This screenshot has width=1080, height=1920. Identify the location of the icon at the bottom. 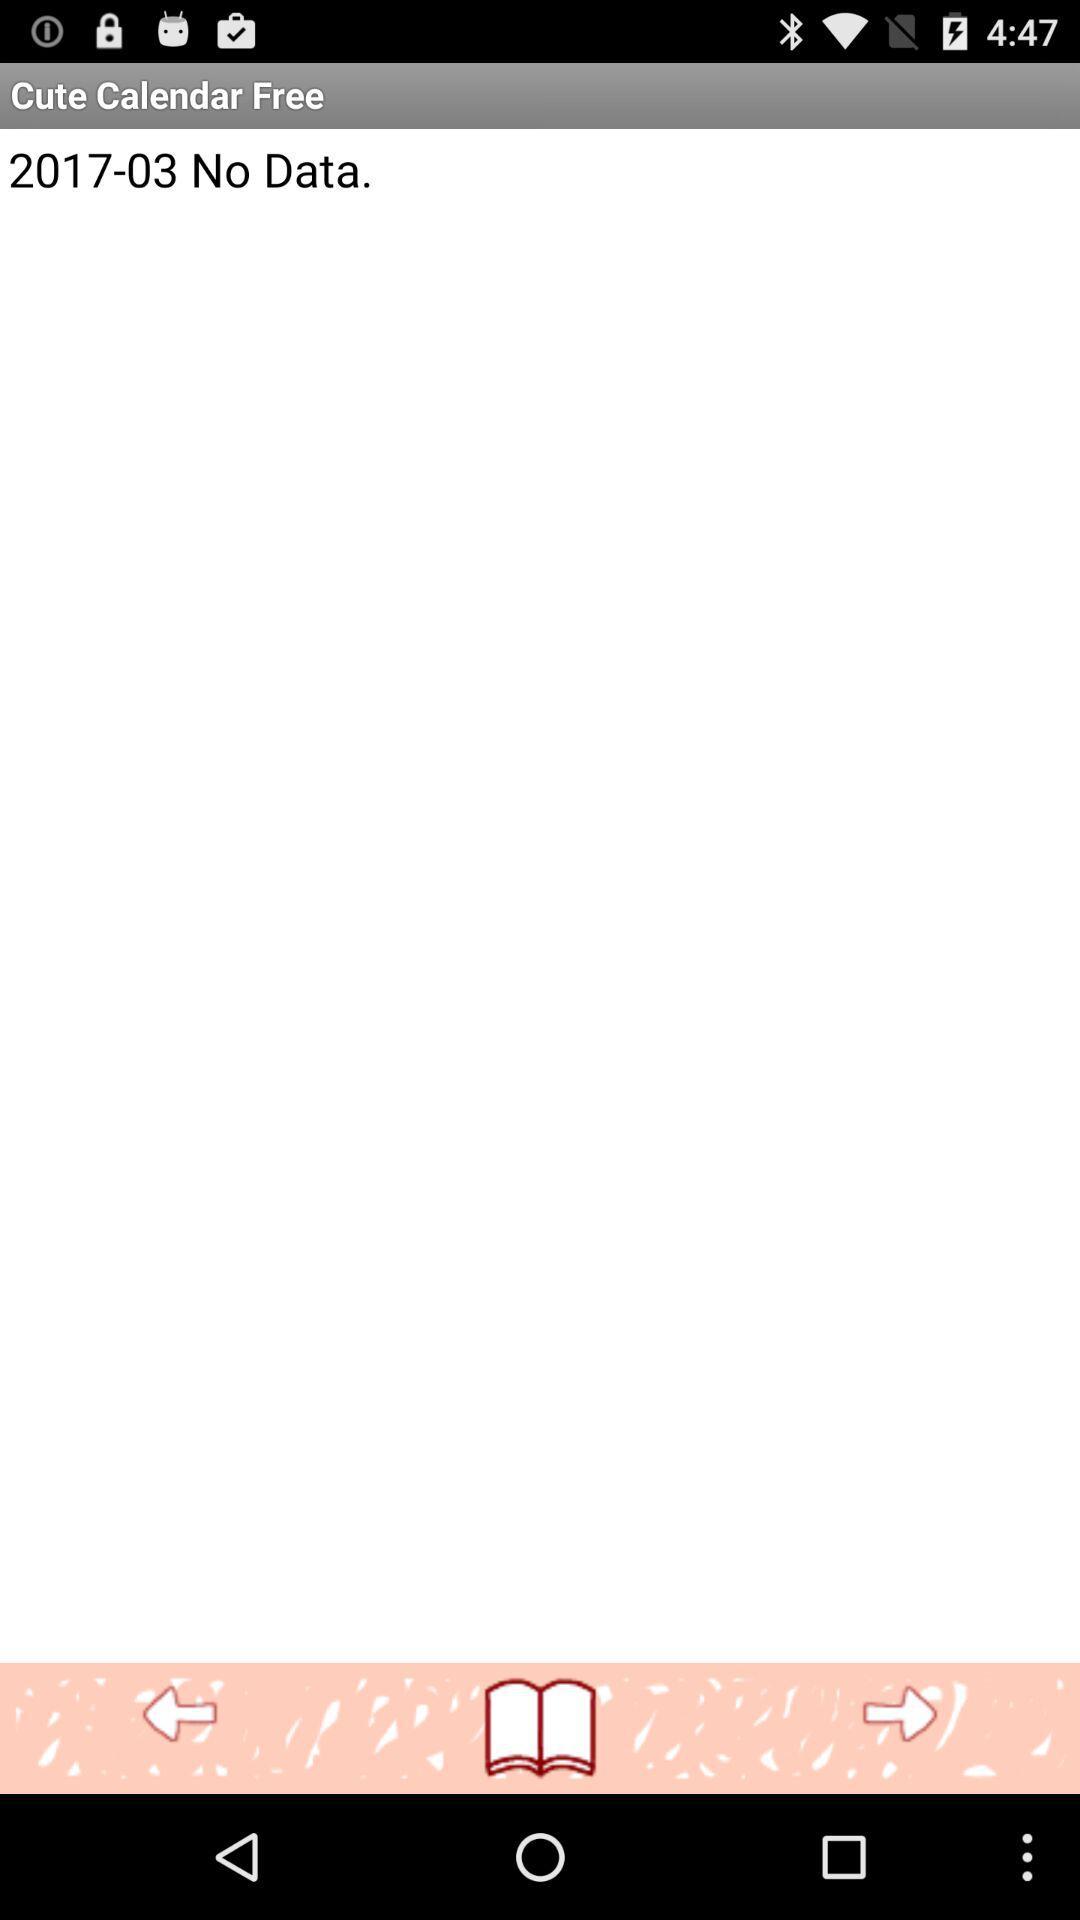
(540, 1727).